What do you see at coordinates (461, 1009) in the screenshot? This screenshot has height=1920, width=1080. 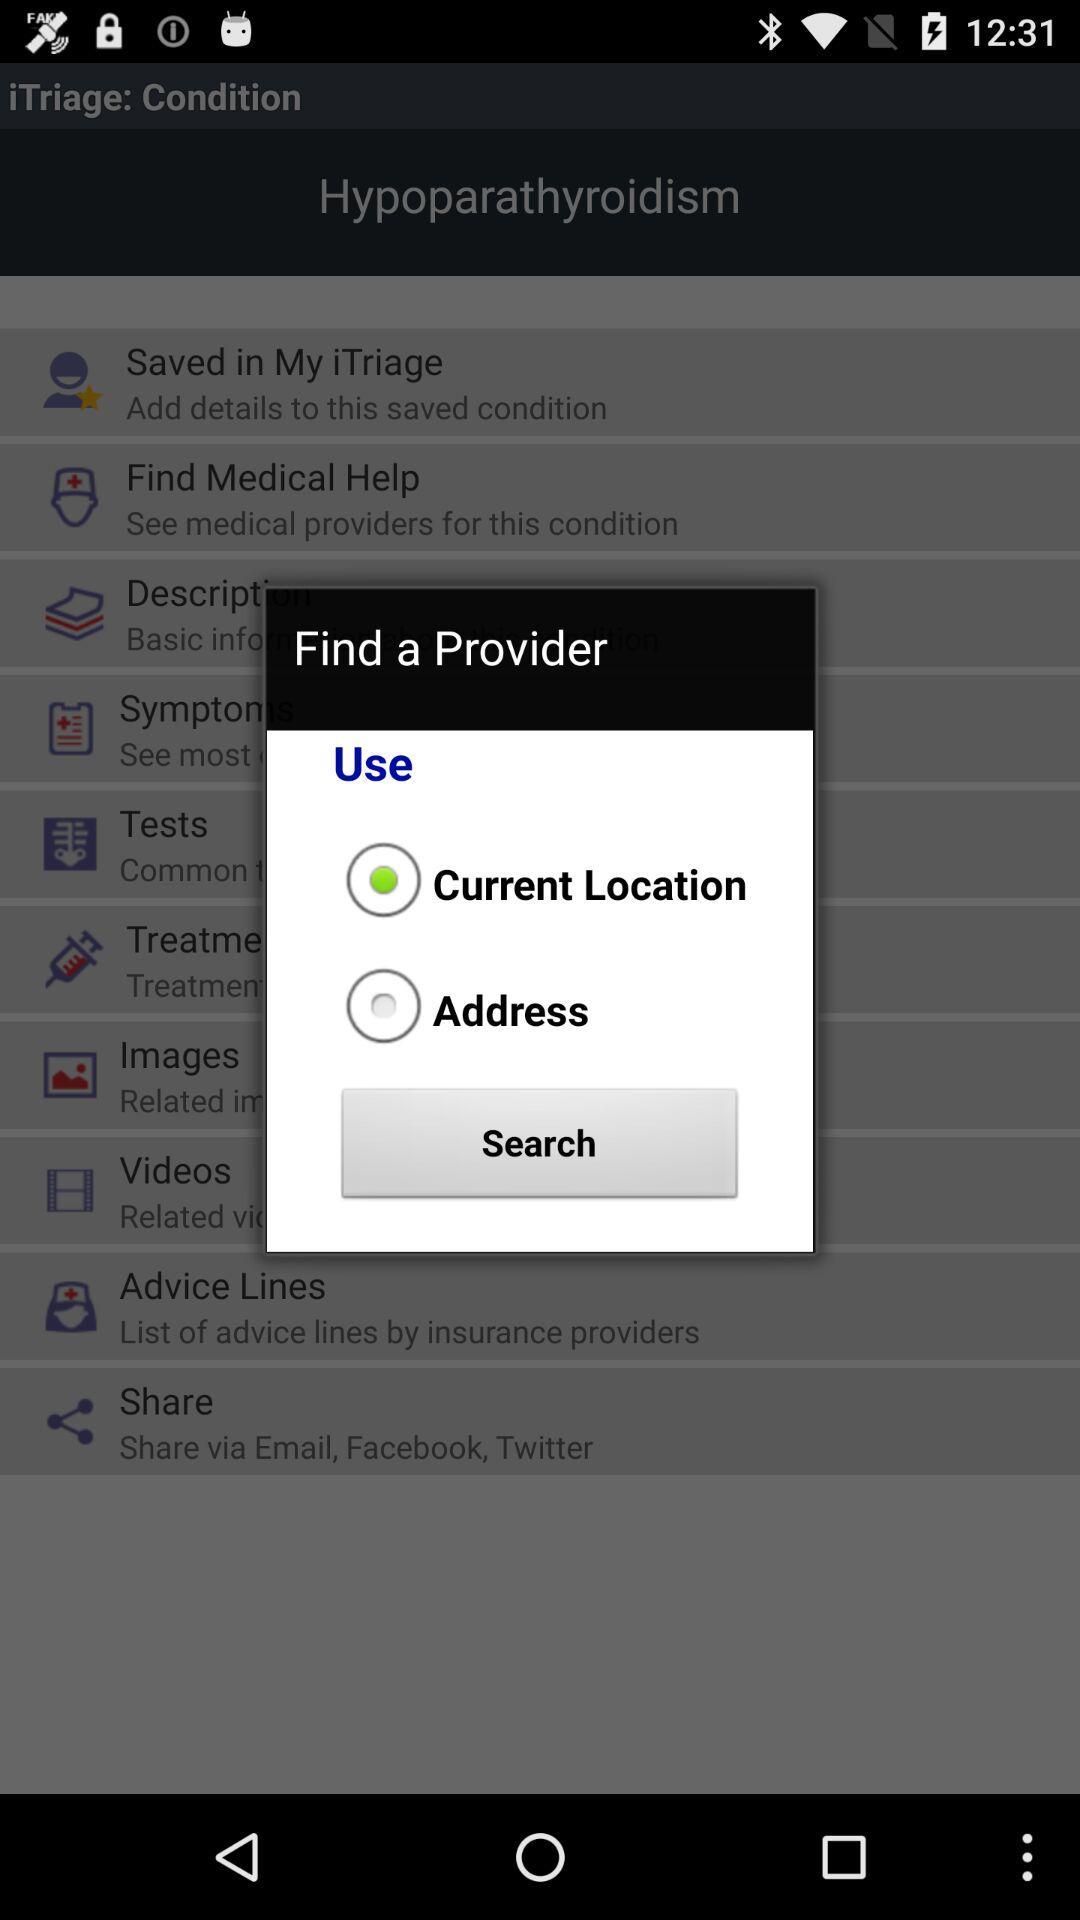 I see `address` at bounding box center [461, 1009].